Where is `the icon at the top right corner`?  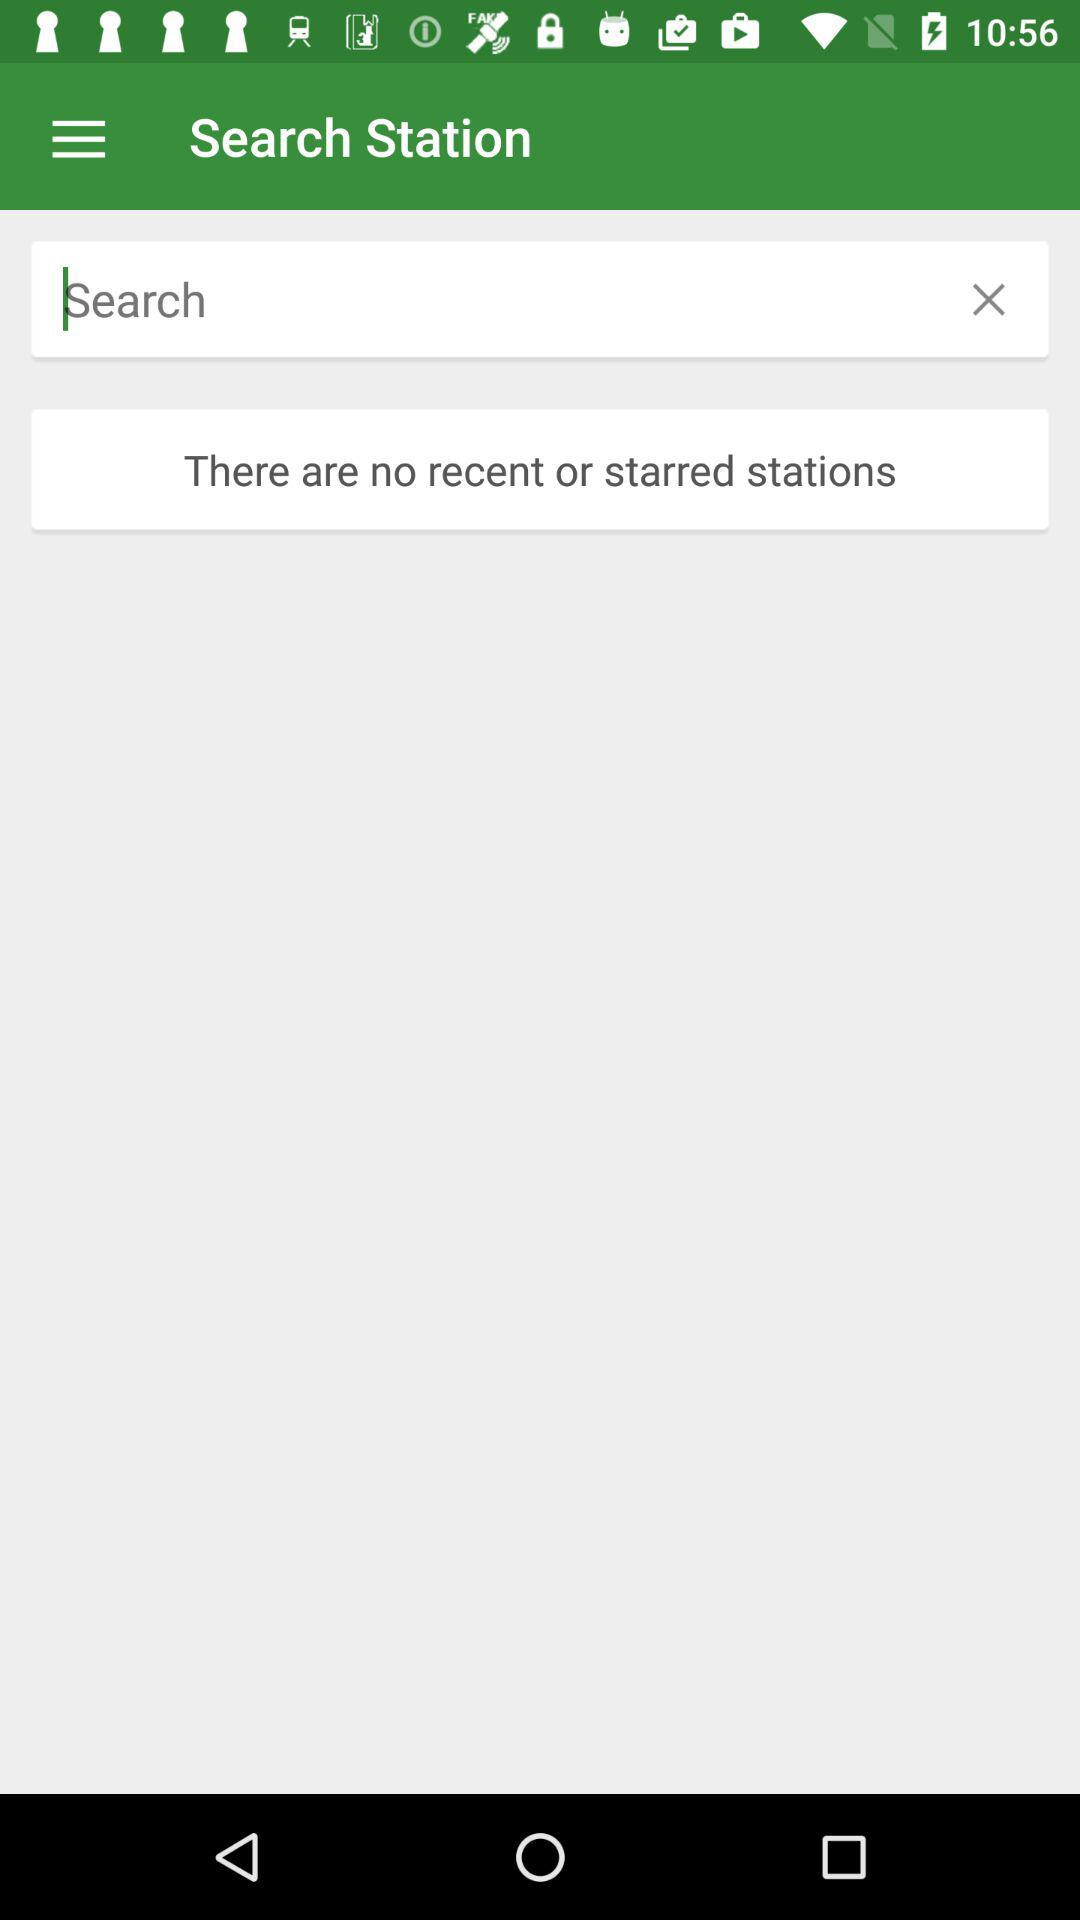
the icon at the top right corner is located at coordinates (987, 298).